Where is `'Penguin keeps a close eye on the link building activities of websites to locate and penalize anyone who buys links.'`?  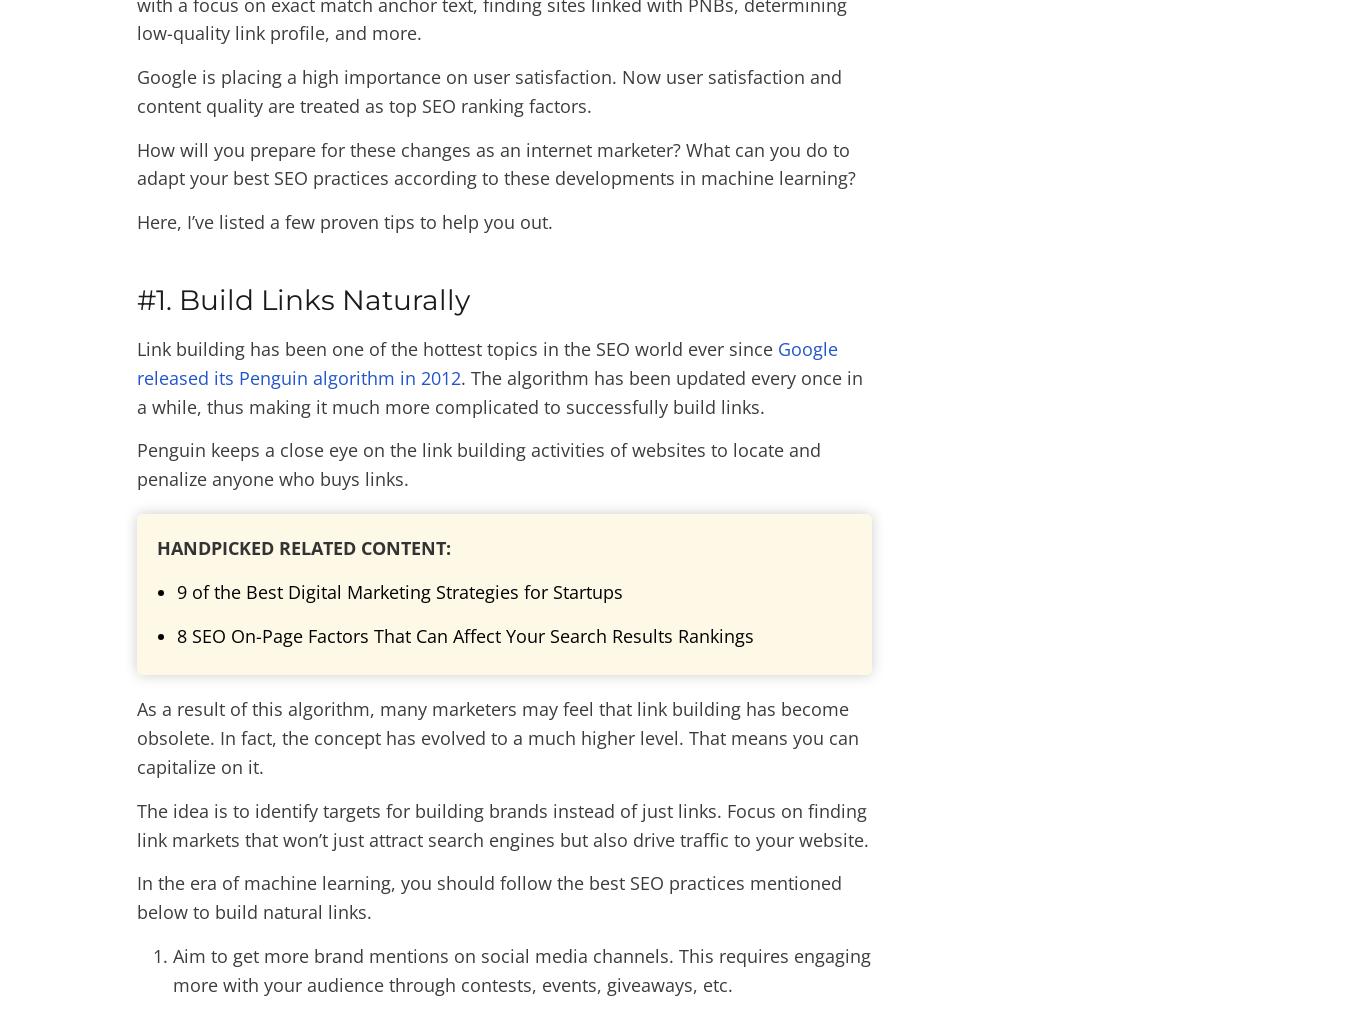 'Penguin keeps a close eye on the link building activities of websites to locate and penalize anyone who buys links.' is located at coordinates (479, 464).